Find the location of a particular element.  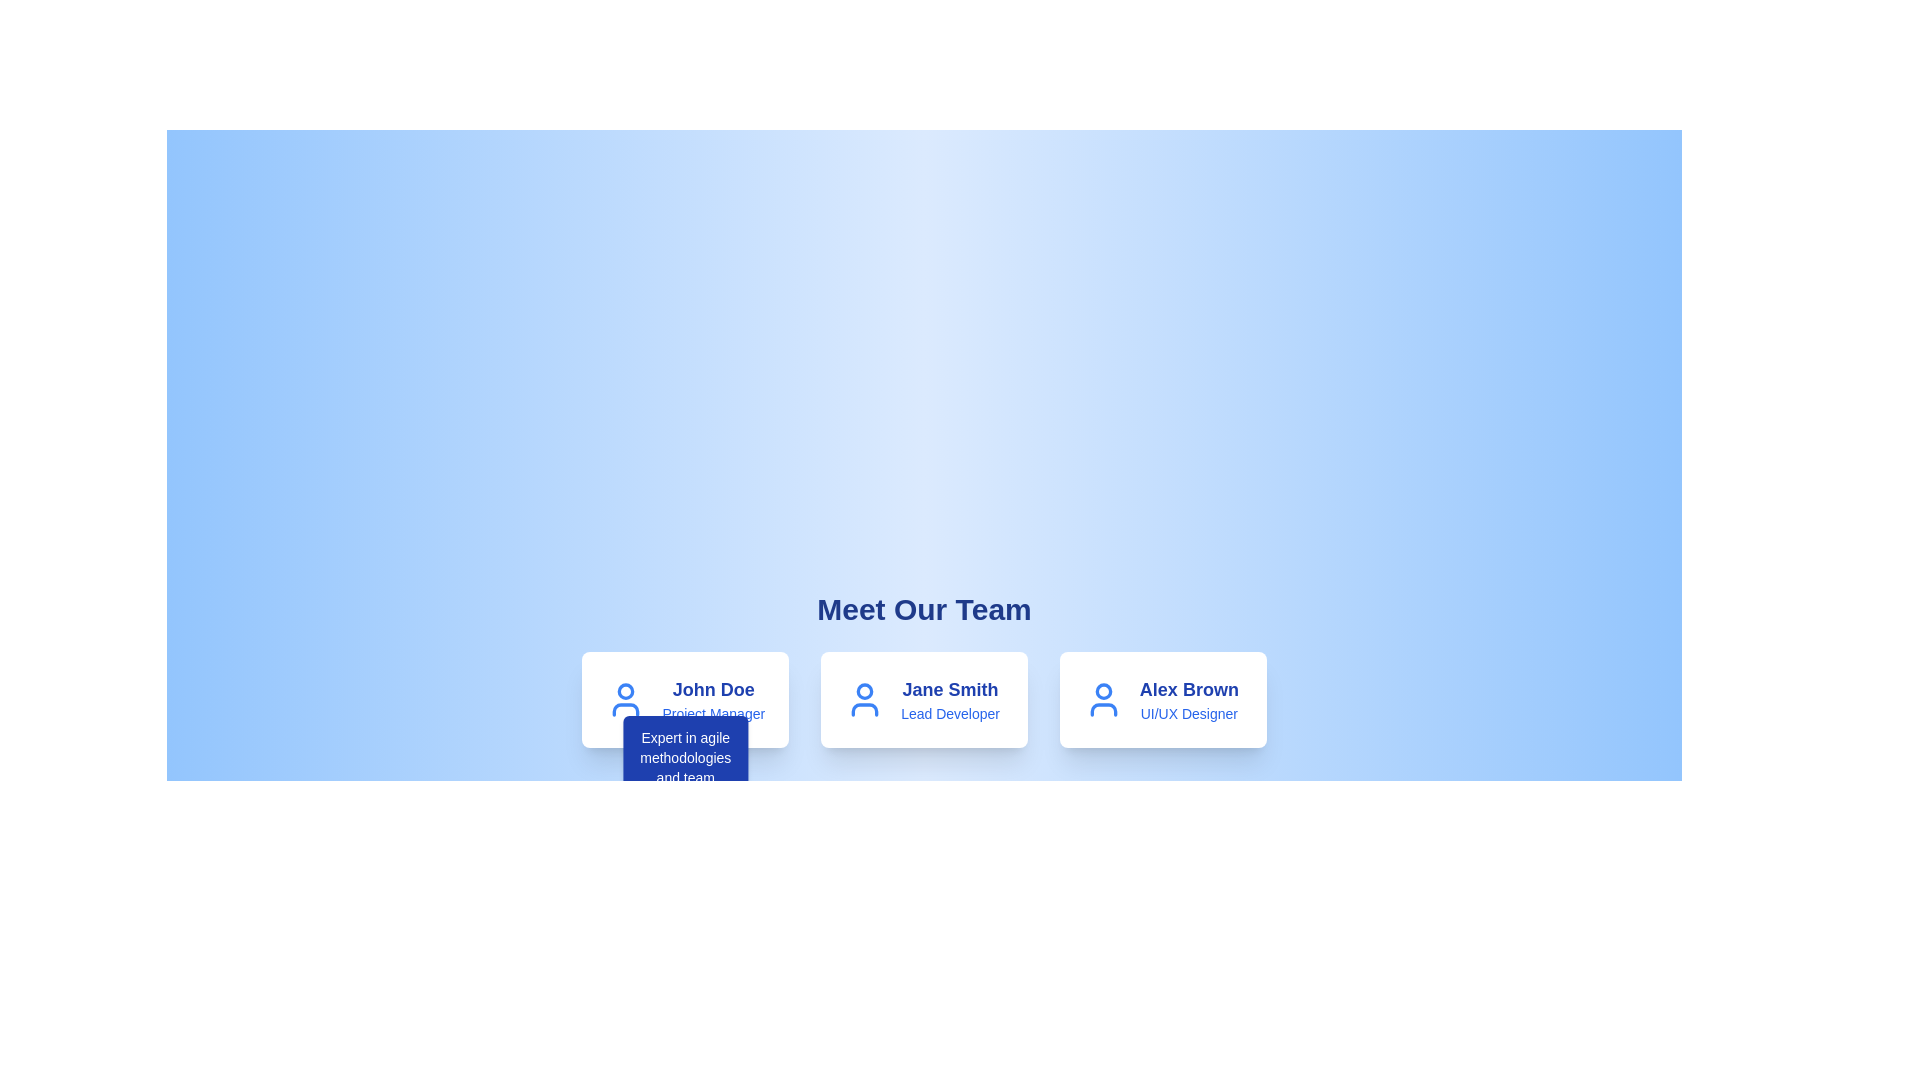

the text display that shows the name and title of a user, located in the first card under the 'Meet Our Team' header is located at coordinates (713, 698).